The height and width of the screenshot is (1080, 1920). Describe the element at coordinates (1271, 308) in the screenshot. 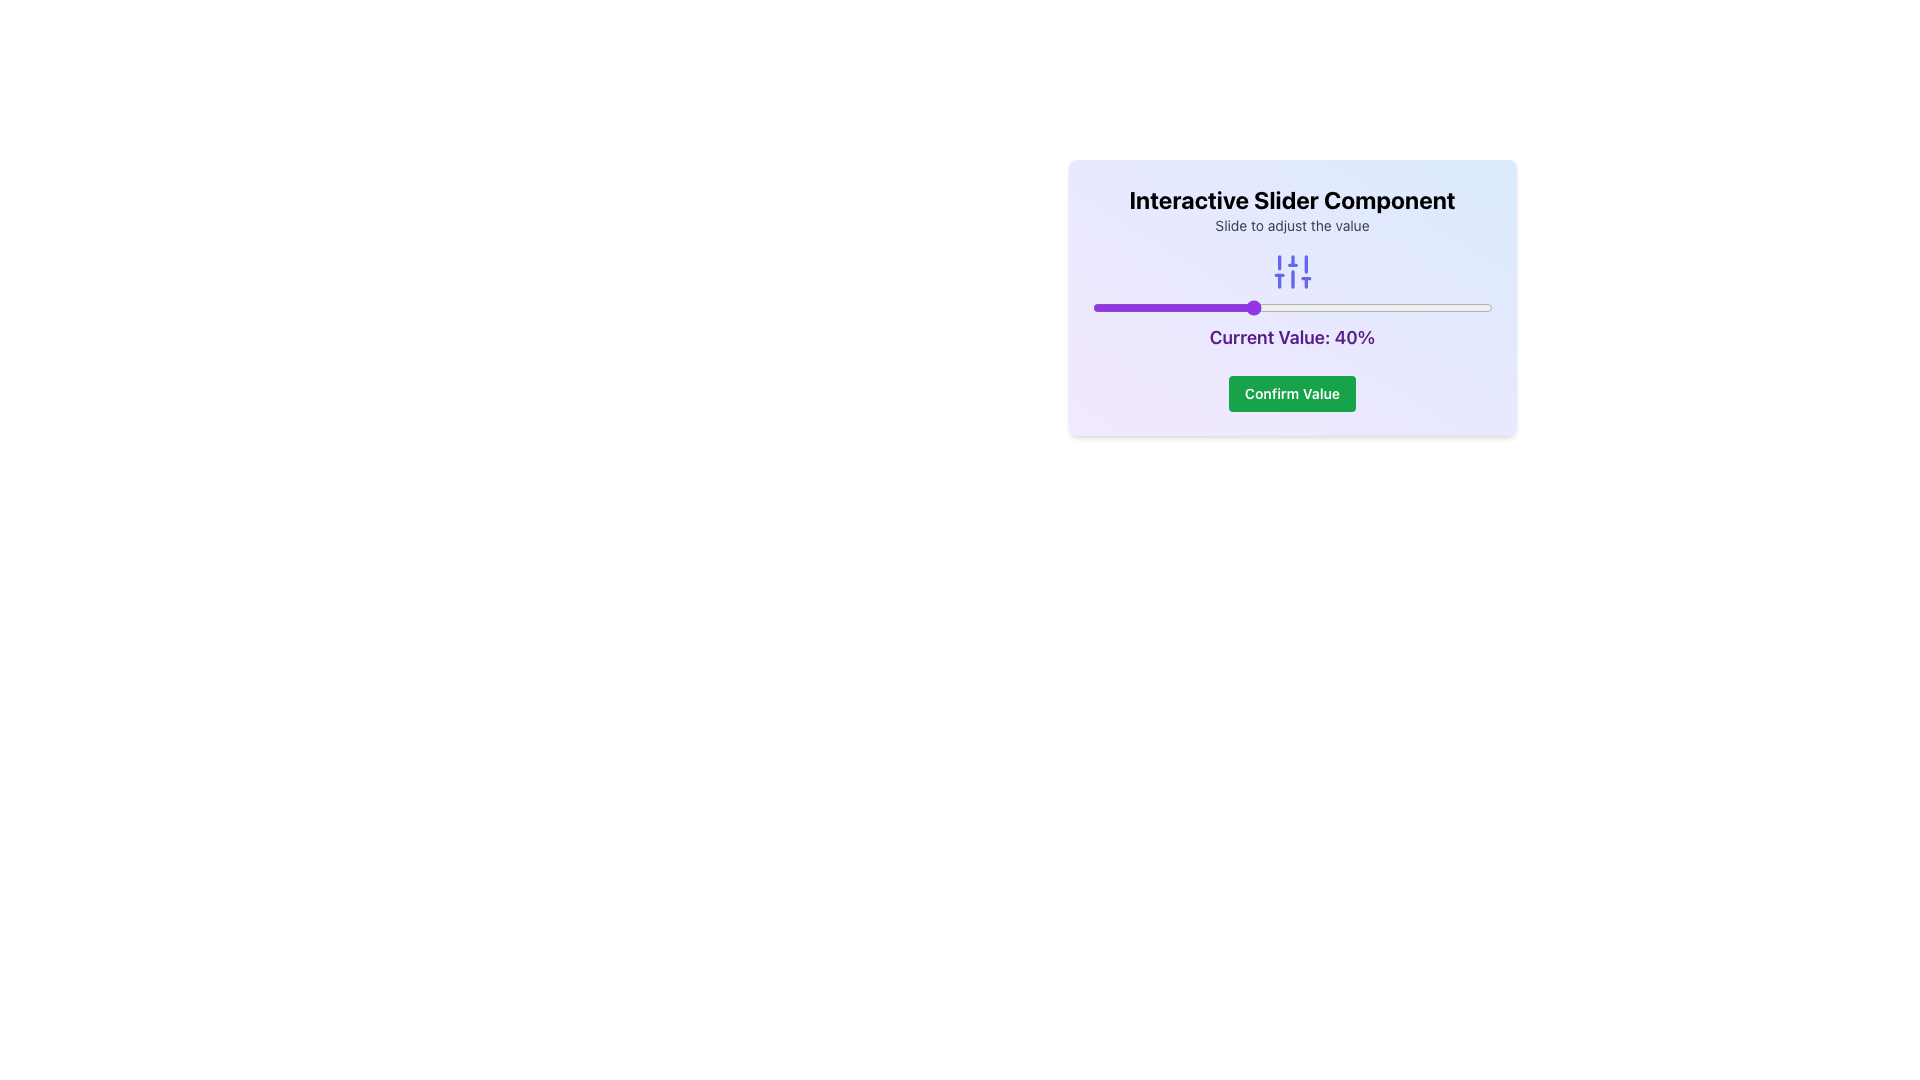

I see `the slider value` at that location.